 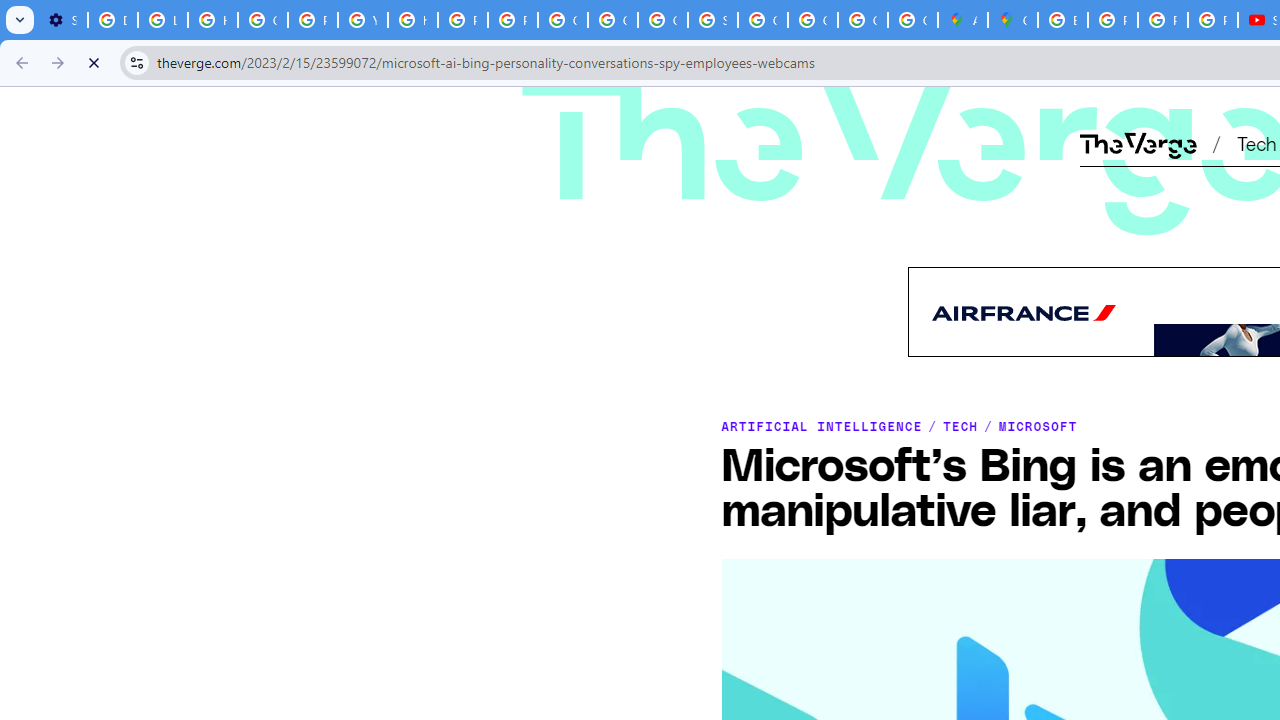 I want to click on 'YouTube', so click(x=362, y=20).